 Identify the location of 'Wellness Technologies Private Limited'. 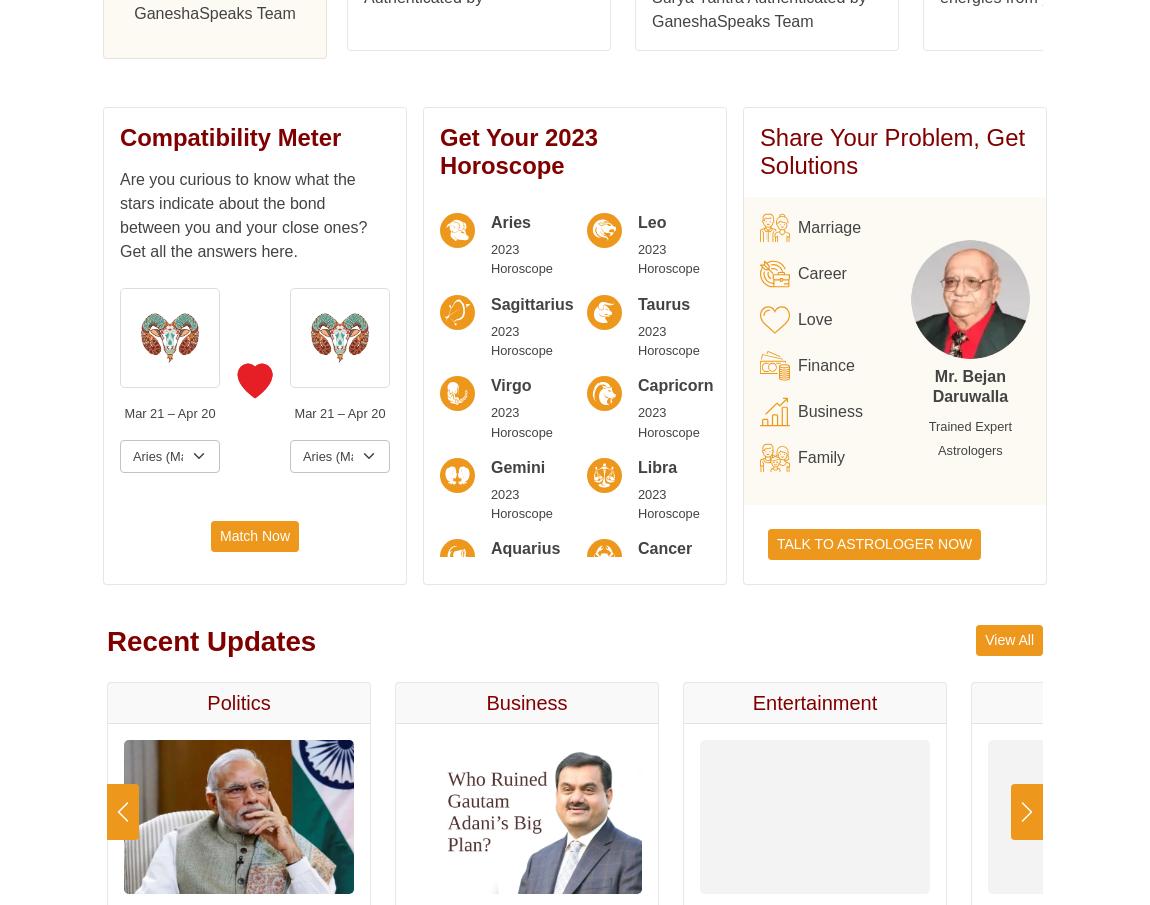
(501, 192).